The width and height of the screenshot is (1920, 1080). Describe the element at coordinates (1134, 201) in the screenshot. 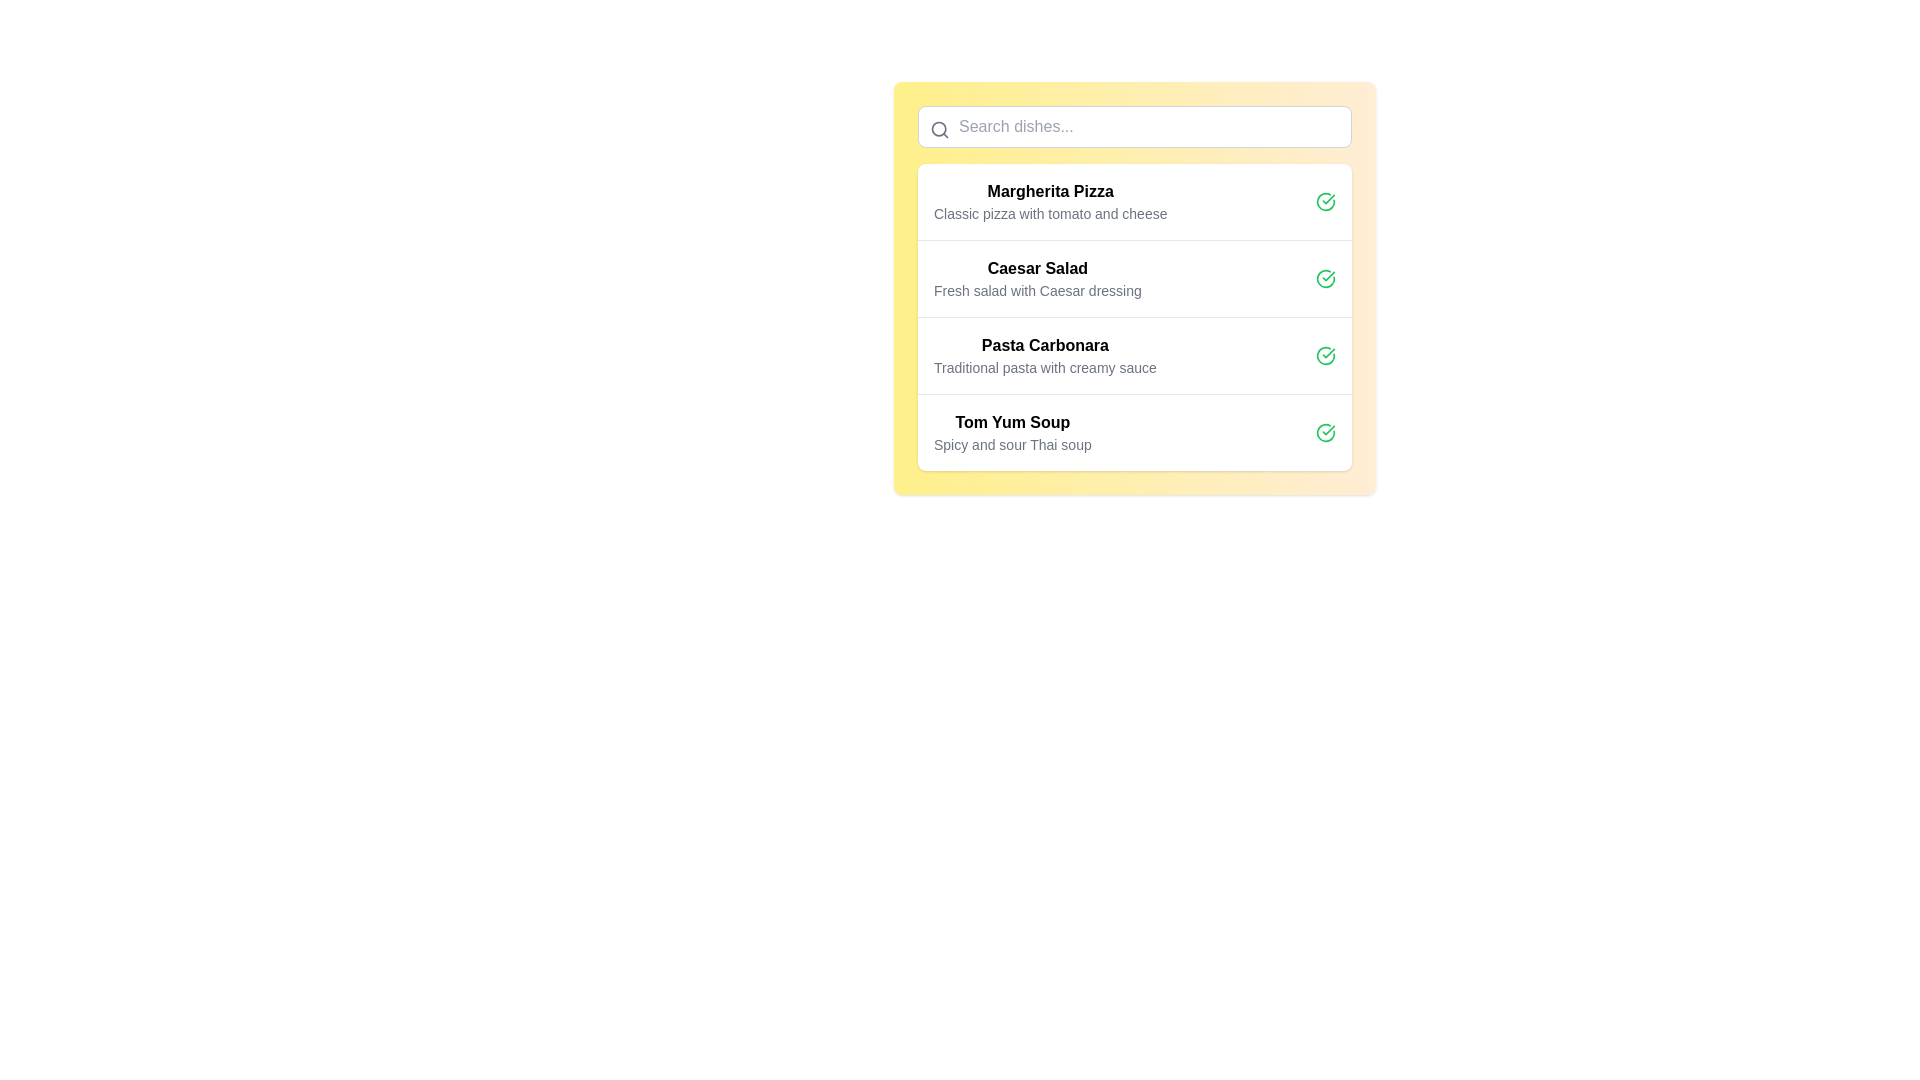

I see `the list item displaying 'Margherita Pizza'` at that location.